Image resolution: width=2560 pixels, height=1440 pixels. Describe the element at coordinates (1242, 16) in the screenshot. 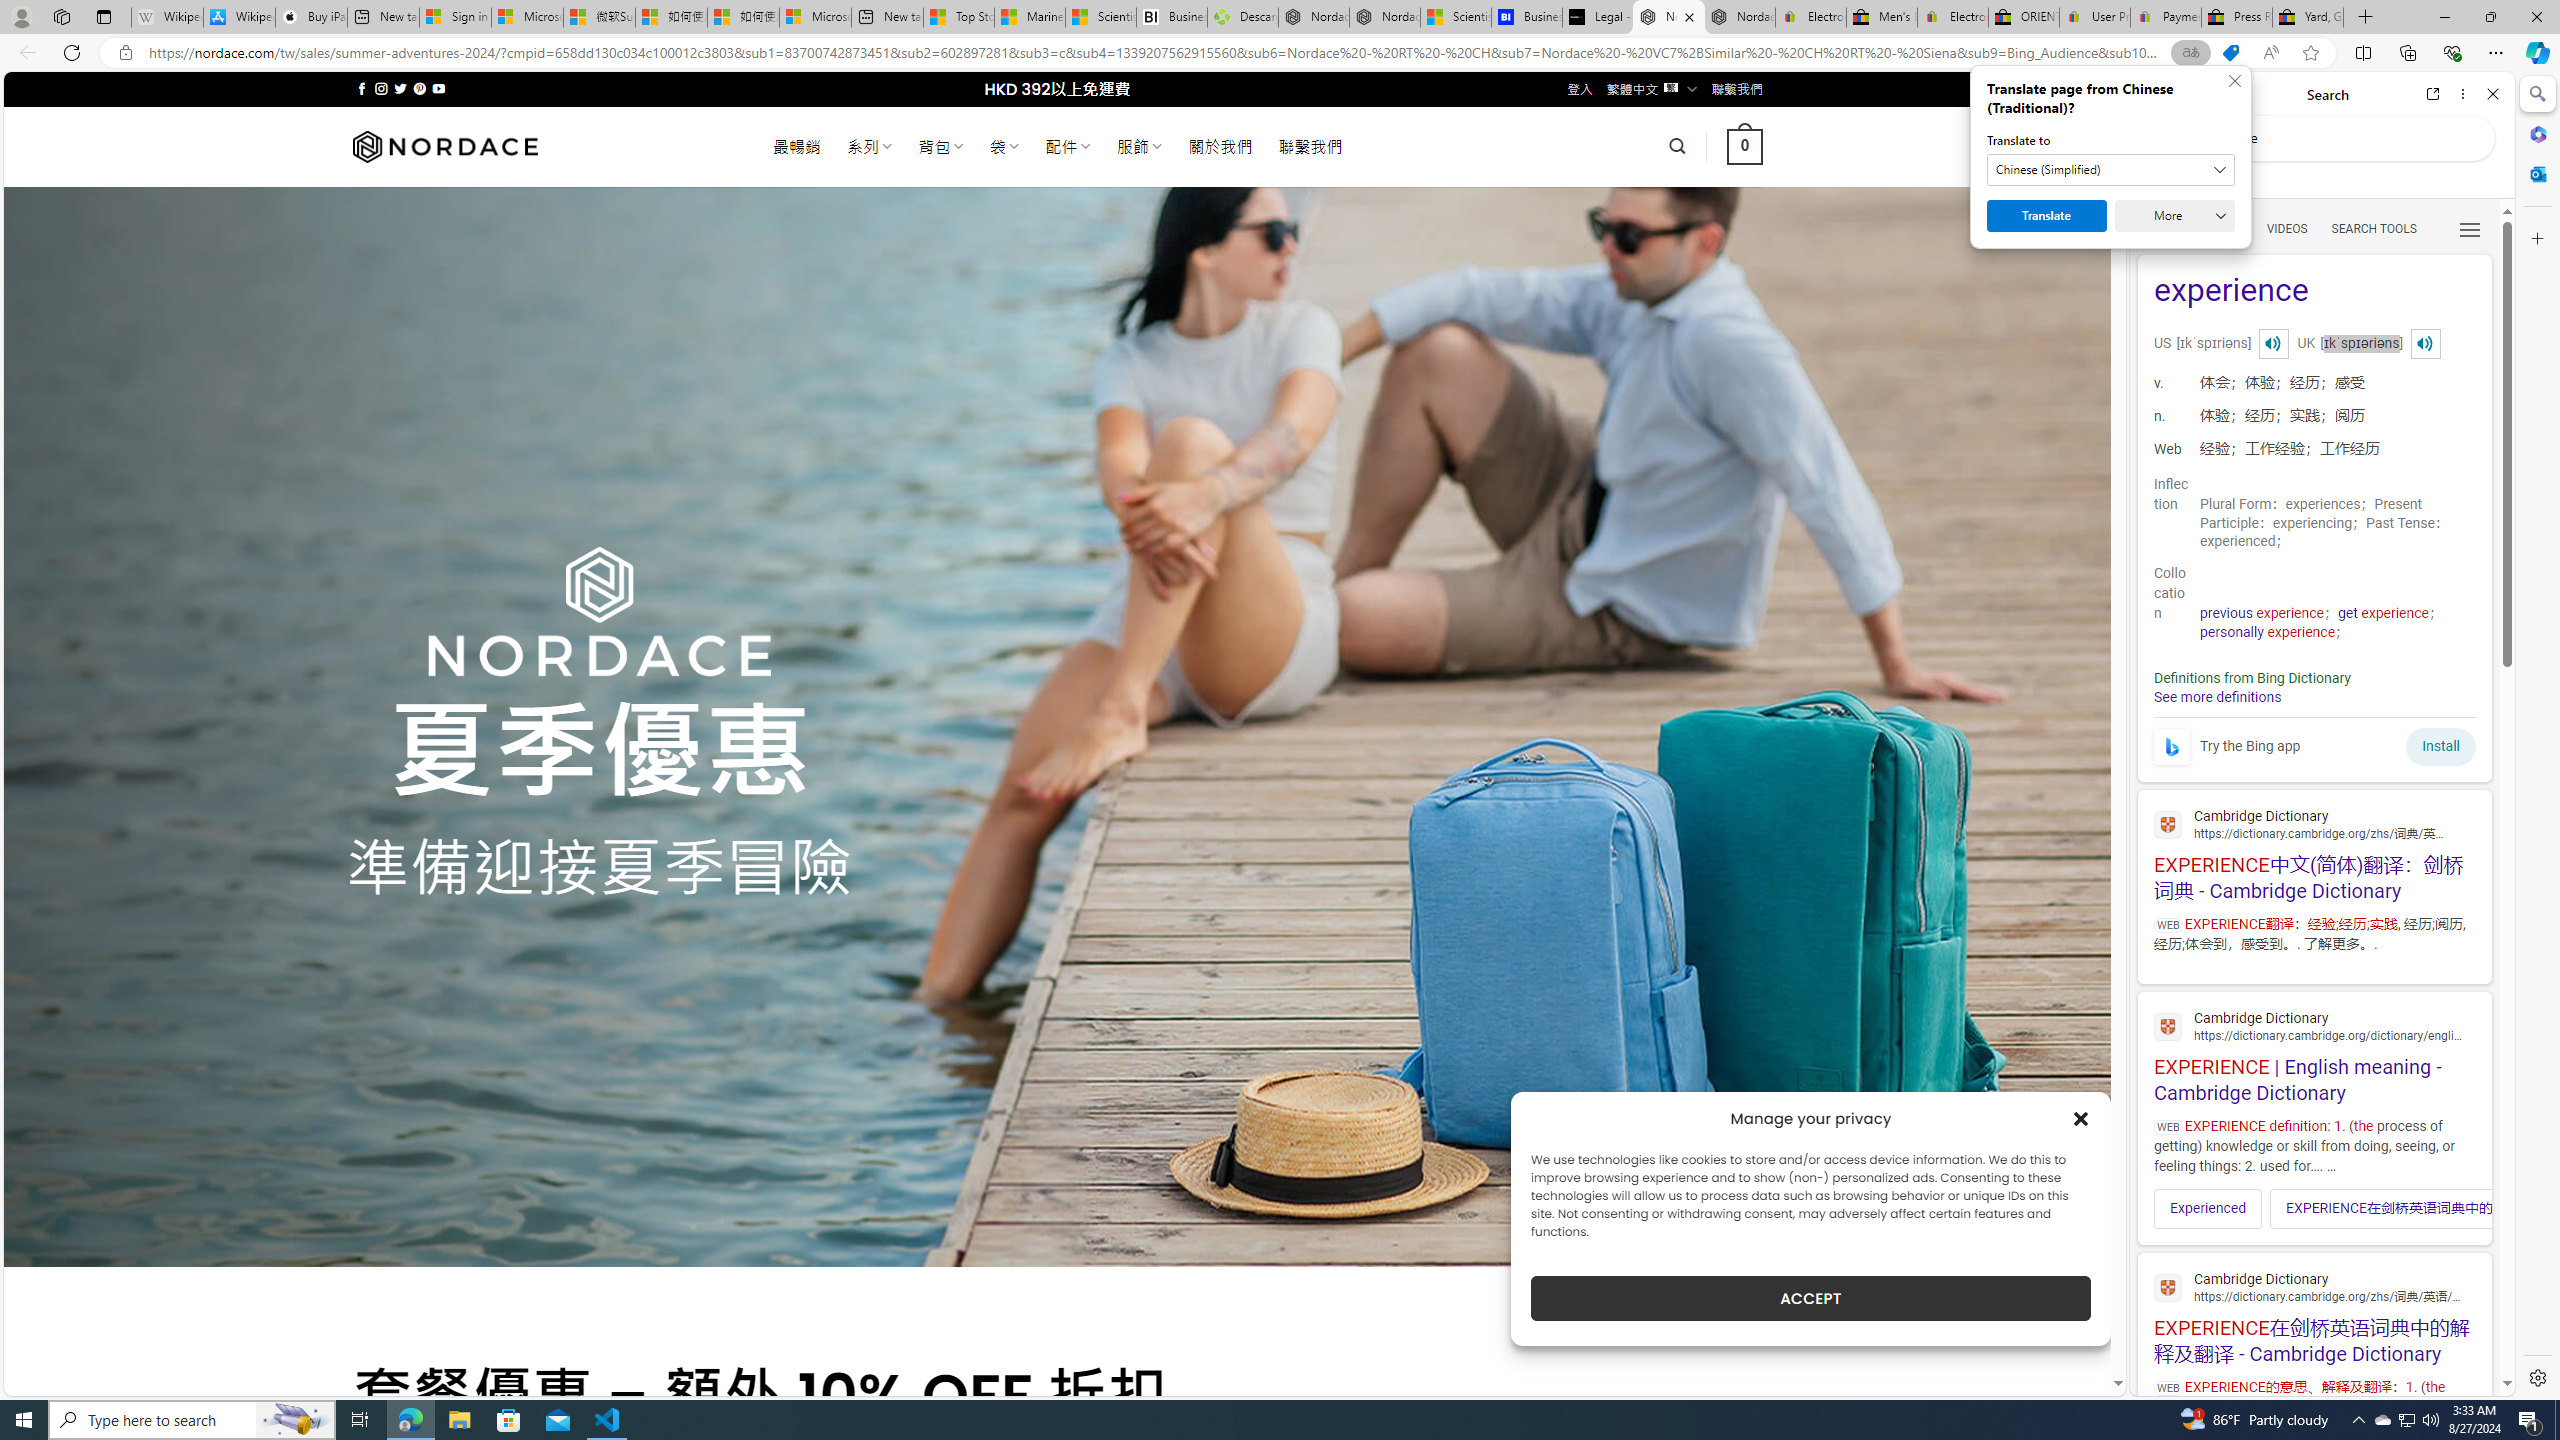

I see `'Descarga Driver Updater'` at that location.